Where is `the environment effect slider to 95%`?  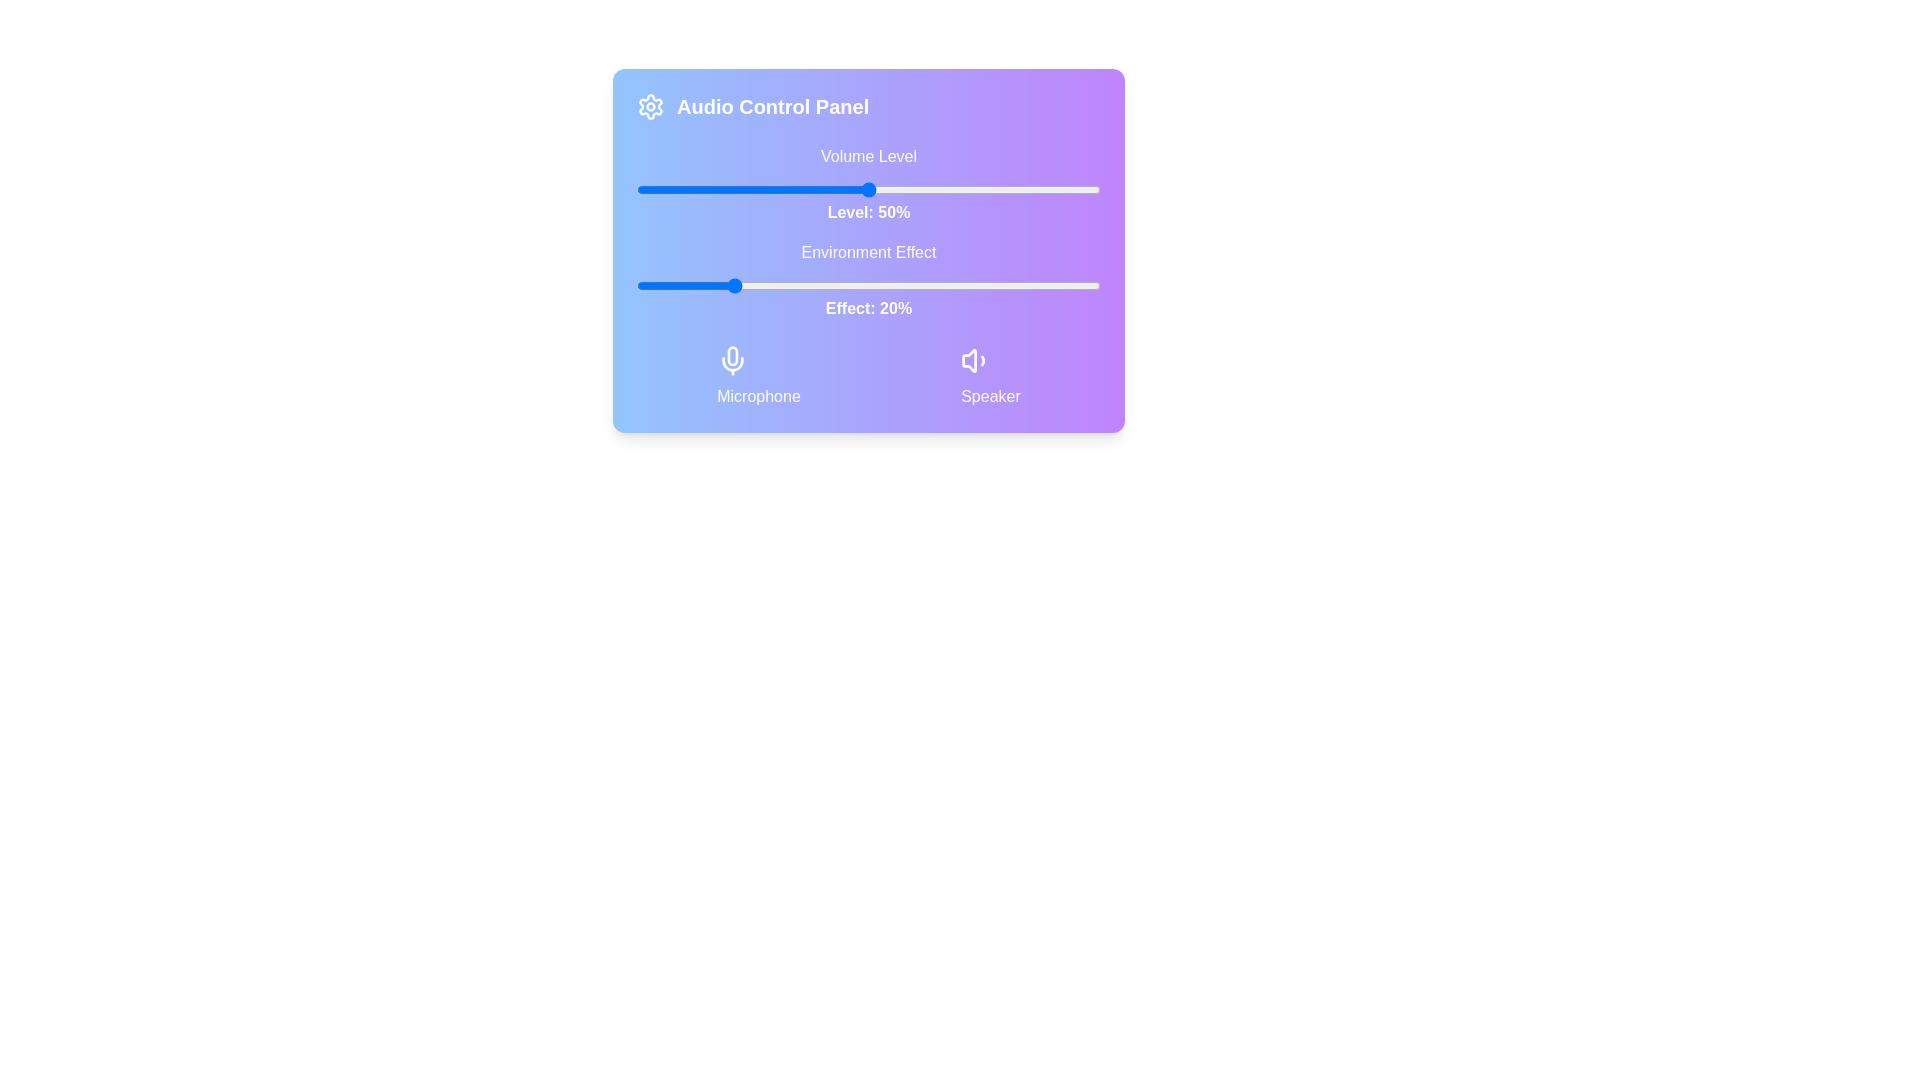 the environment effect slider to 95% is located at coordinates (1076, 285).